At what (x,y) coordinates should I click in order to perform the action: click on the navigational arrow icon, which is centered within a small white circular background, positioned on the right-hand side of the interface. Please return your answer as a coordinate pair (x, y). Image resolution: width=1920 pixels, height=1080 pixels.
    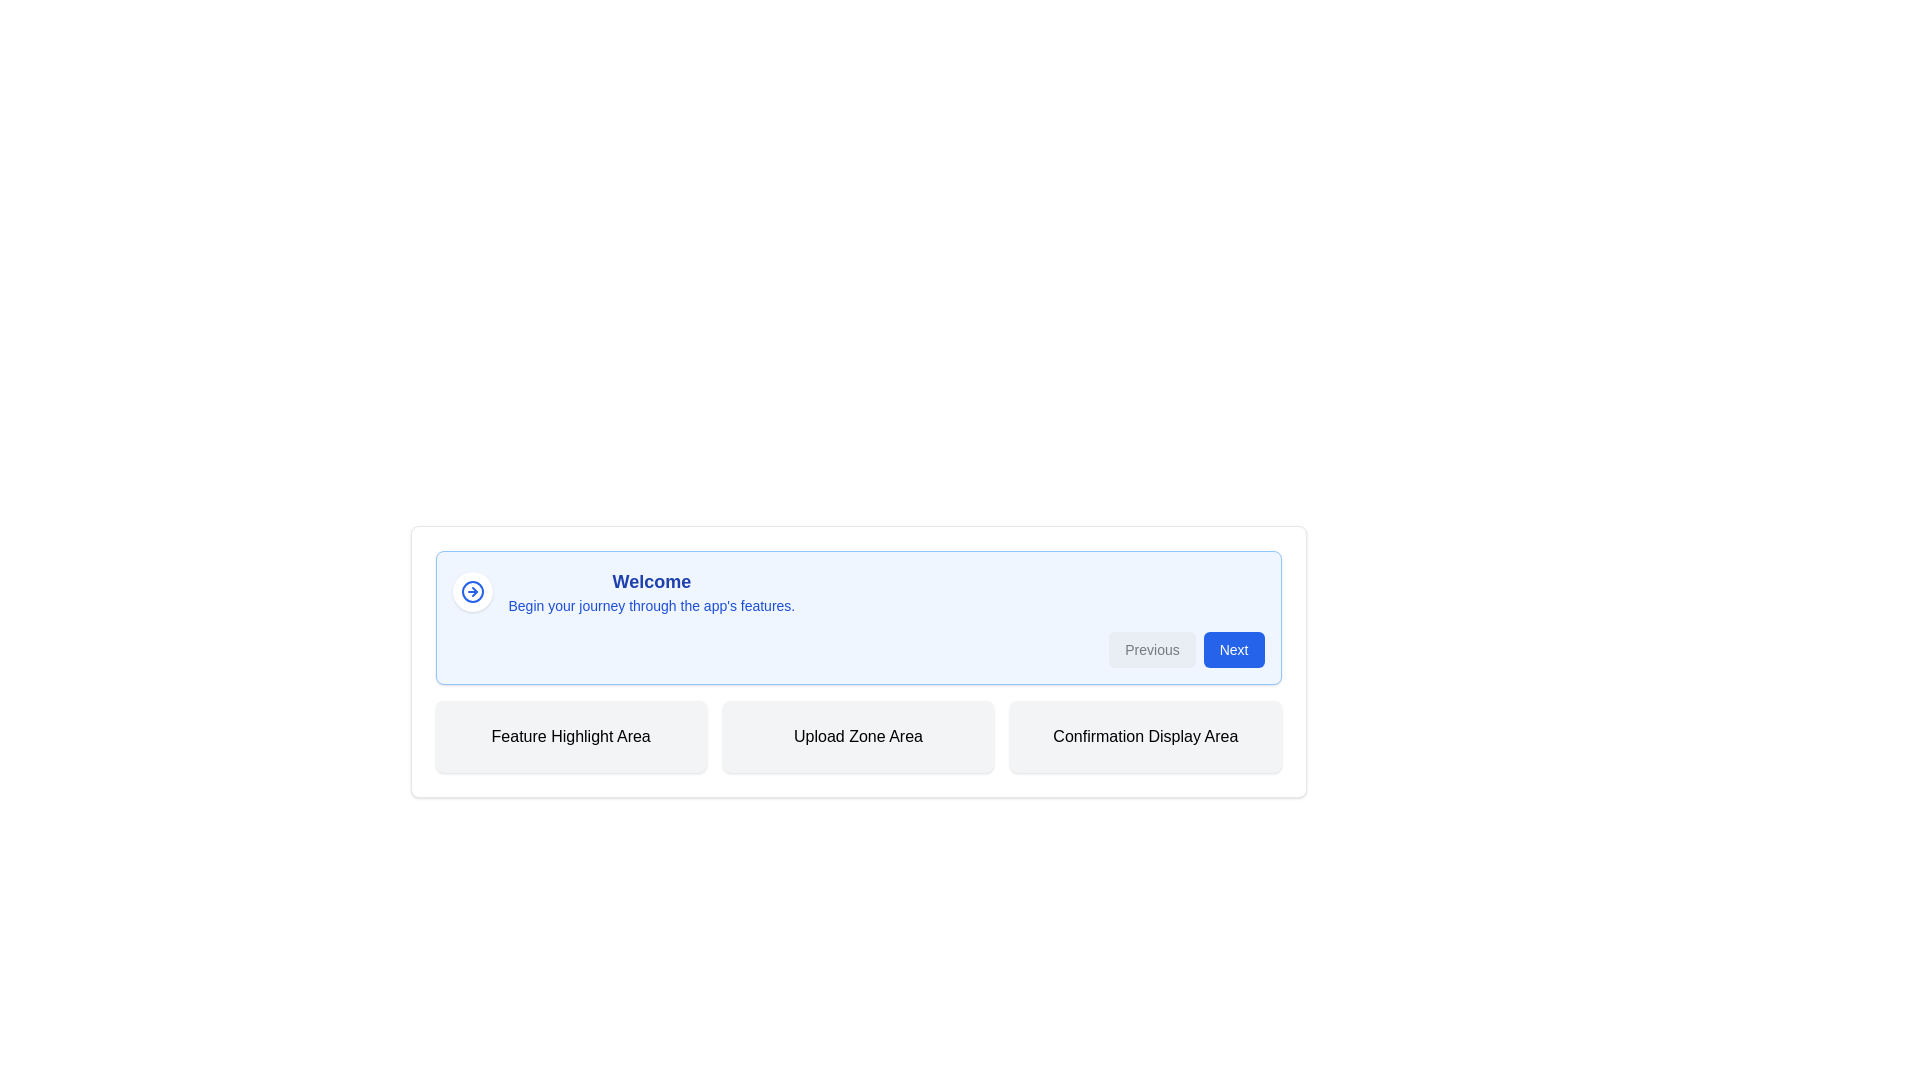
    Looking at the image, I should click on (471, 590).